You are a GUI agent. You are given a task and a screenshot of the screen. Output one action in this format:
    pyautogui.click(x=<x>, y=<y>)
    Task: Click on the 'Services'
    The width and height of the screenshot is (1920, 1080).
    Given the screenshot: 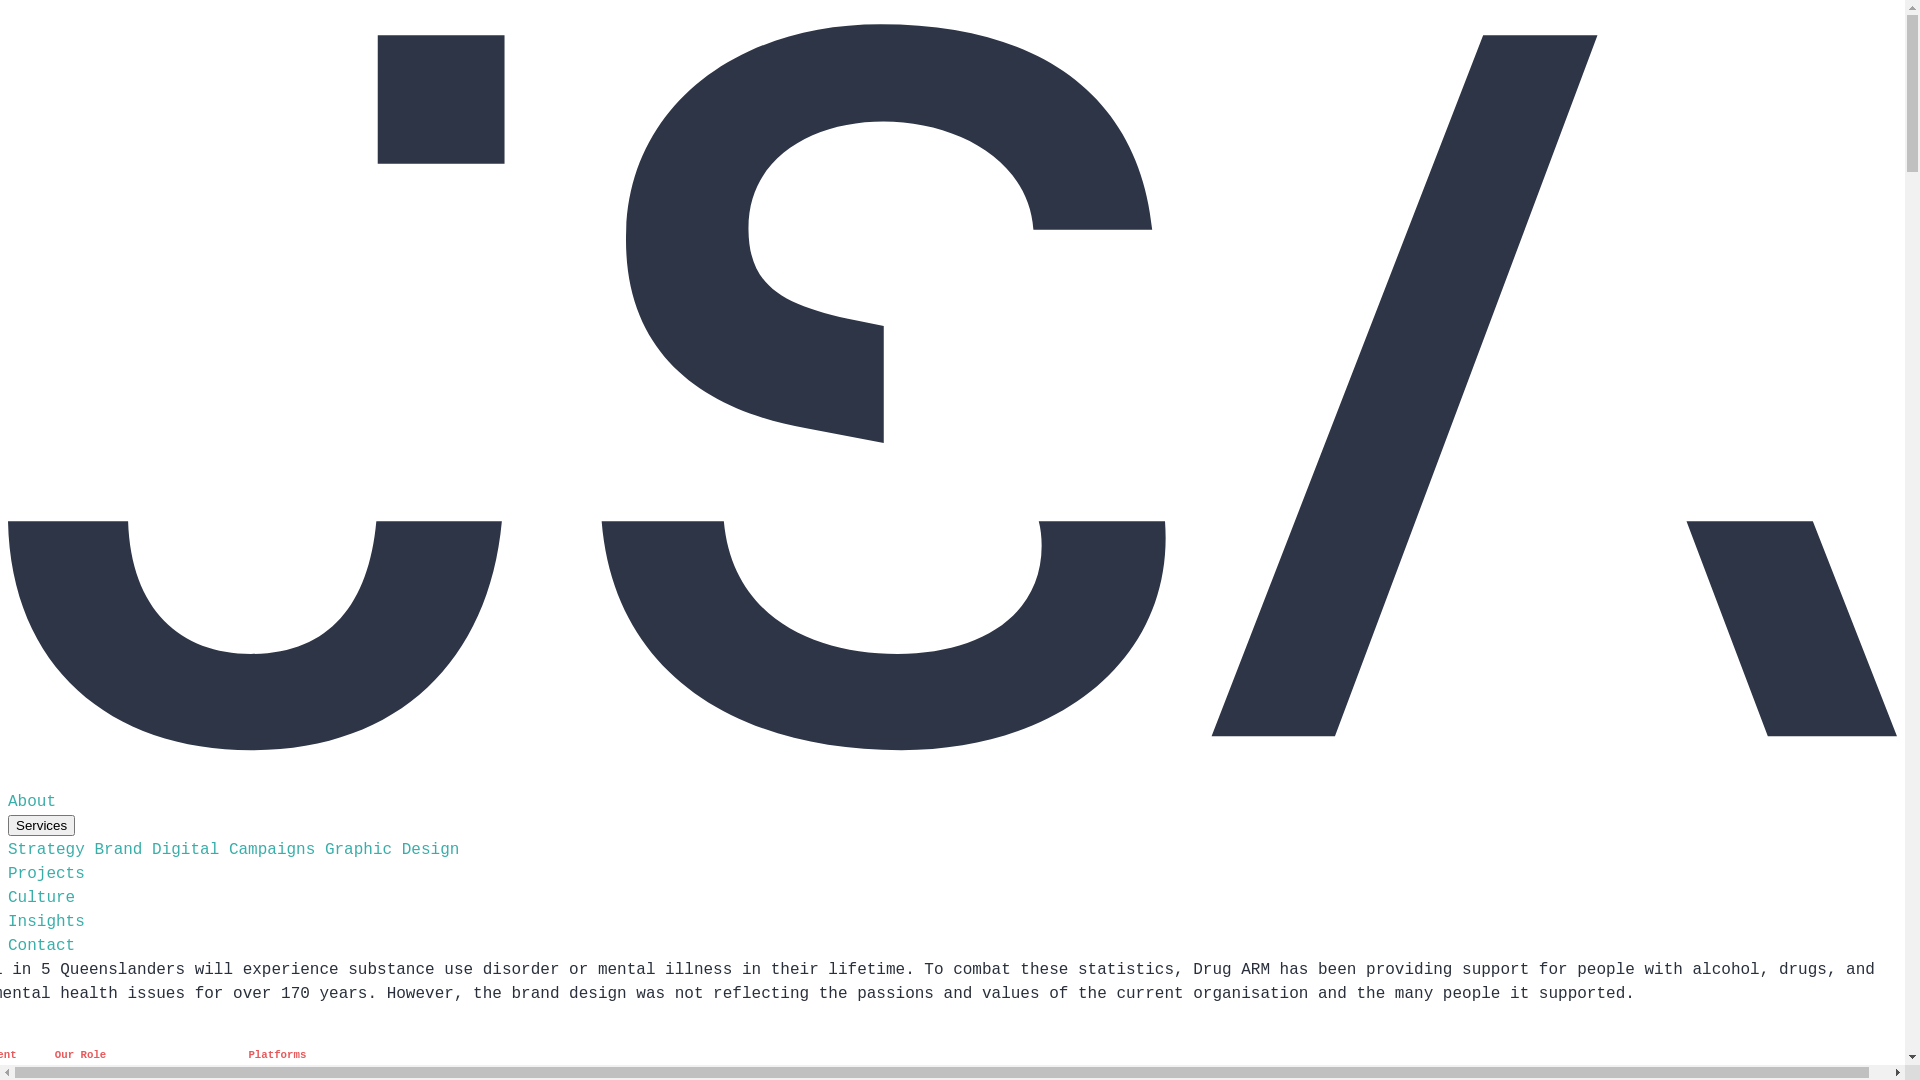 What is the action you would take?
    pyautogui.click(x=8, y=825)
    